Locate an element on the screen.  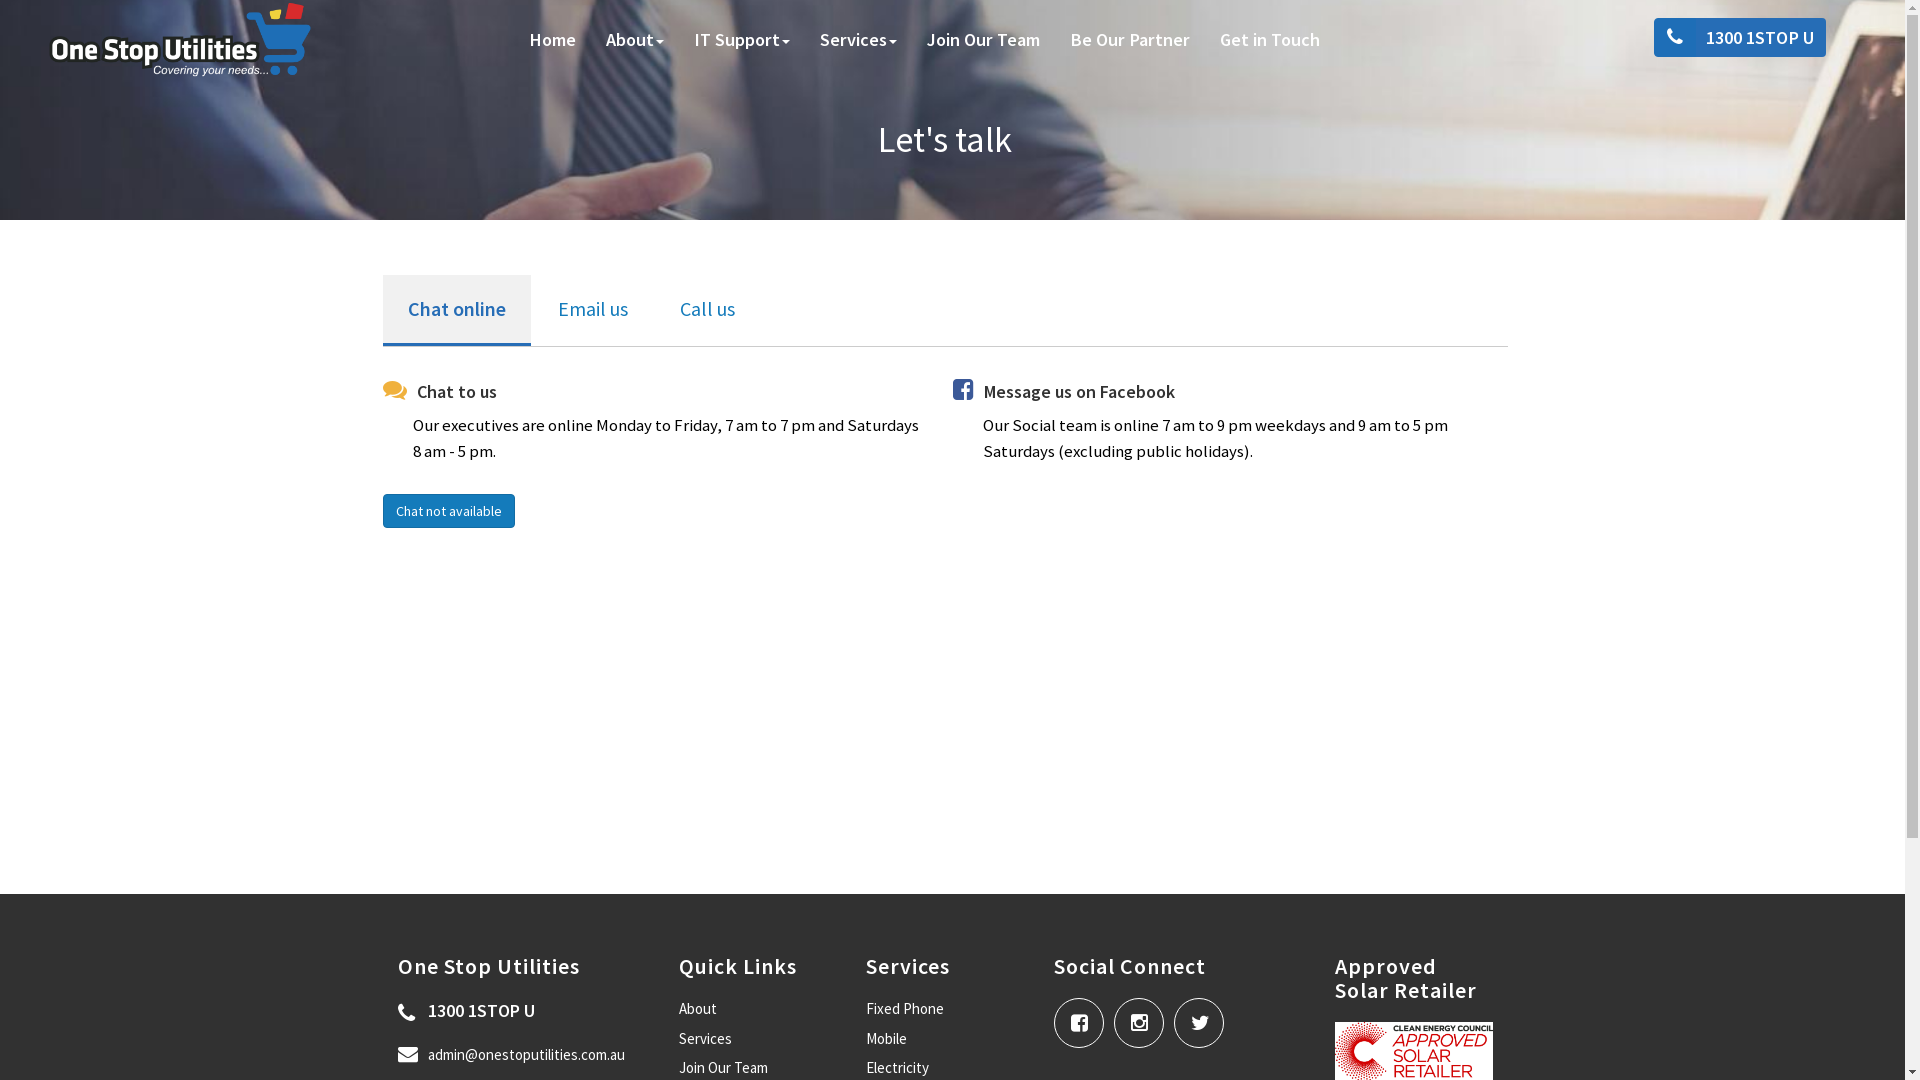
'Services' is located at coordinates (705, 1037).